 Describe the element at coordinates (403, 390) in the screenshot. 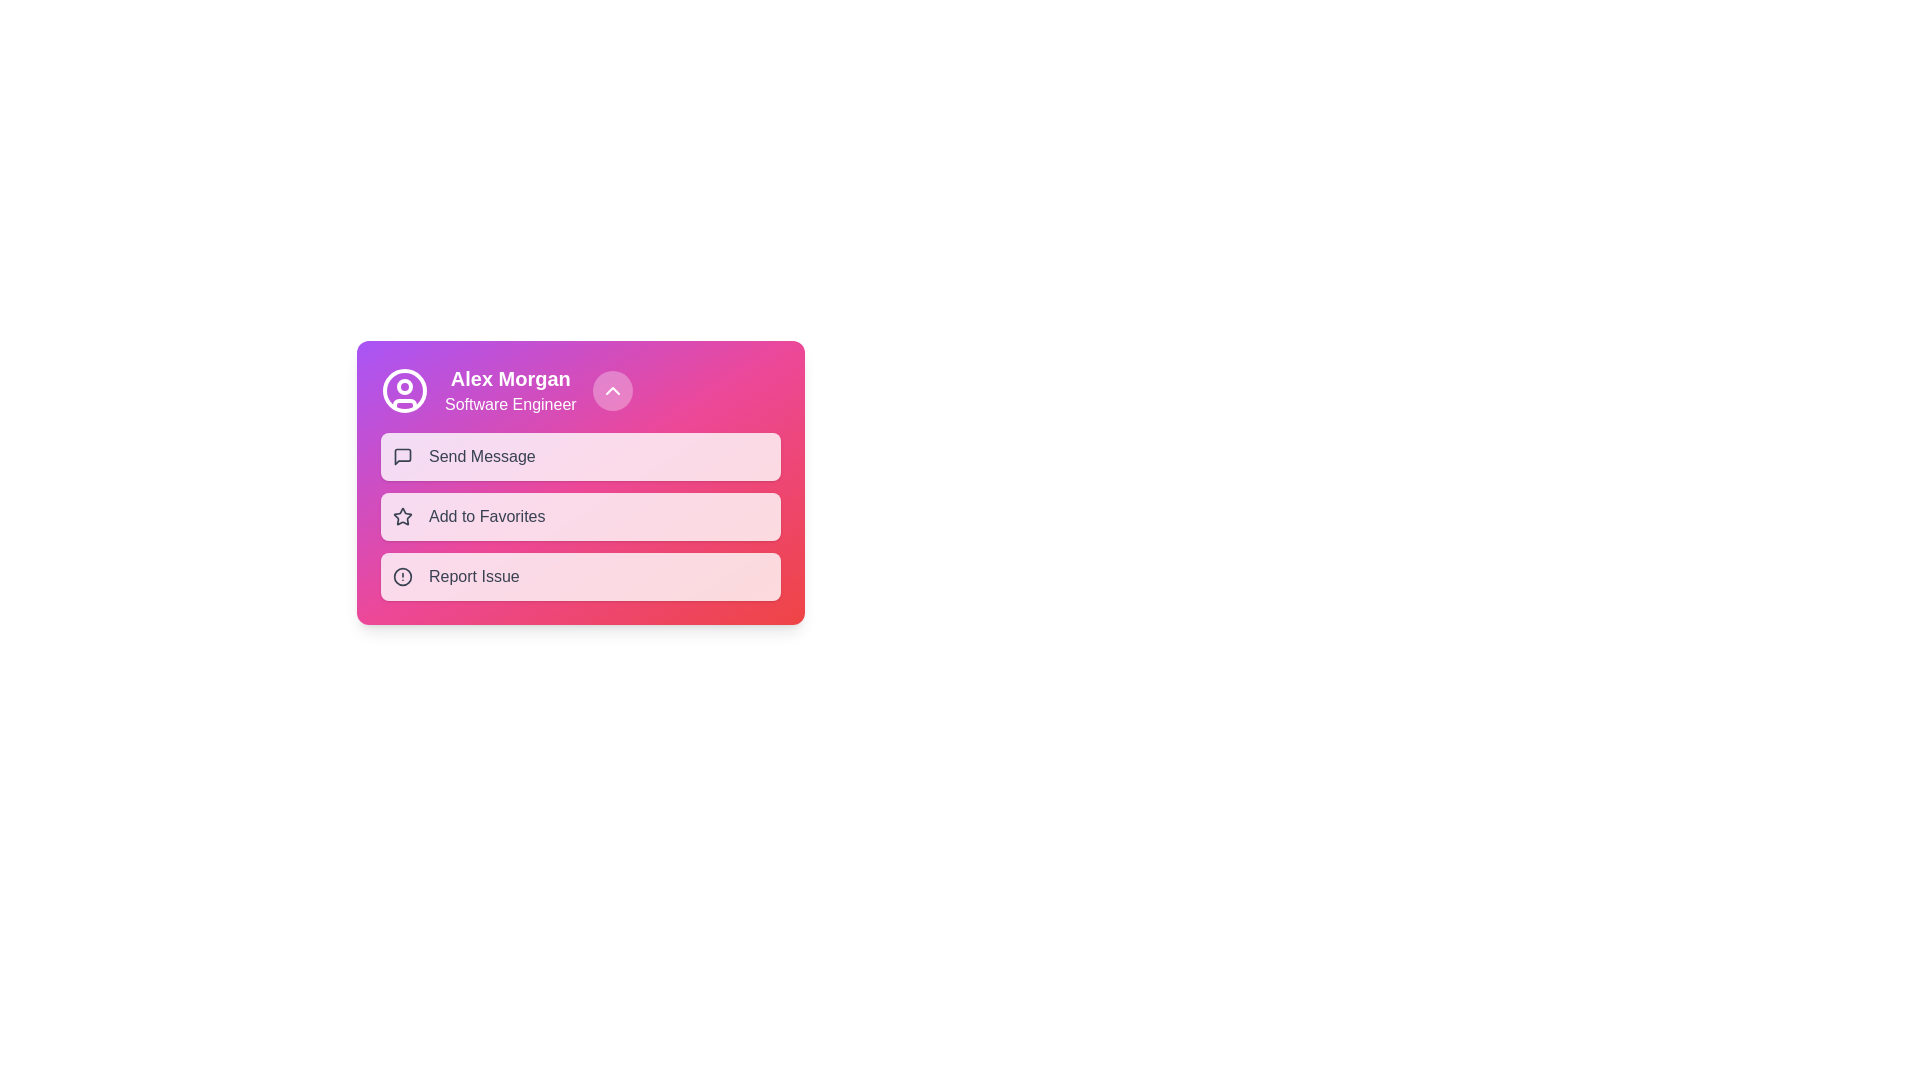

I see `the user profile icon, which is a circular icon with a smaller circle for the head and a curved line for shoulders, located at the top-left corner of the user details card preceding the text 'Alex Morgan' and 'Software Engineer'` at that location.